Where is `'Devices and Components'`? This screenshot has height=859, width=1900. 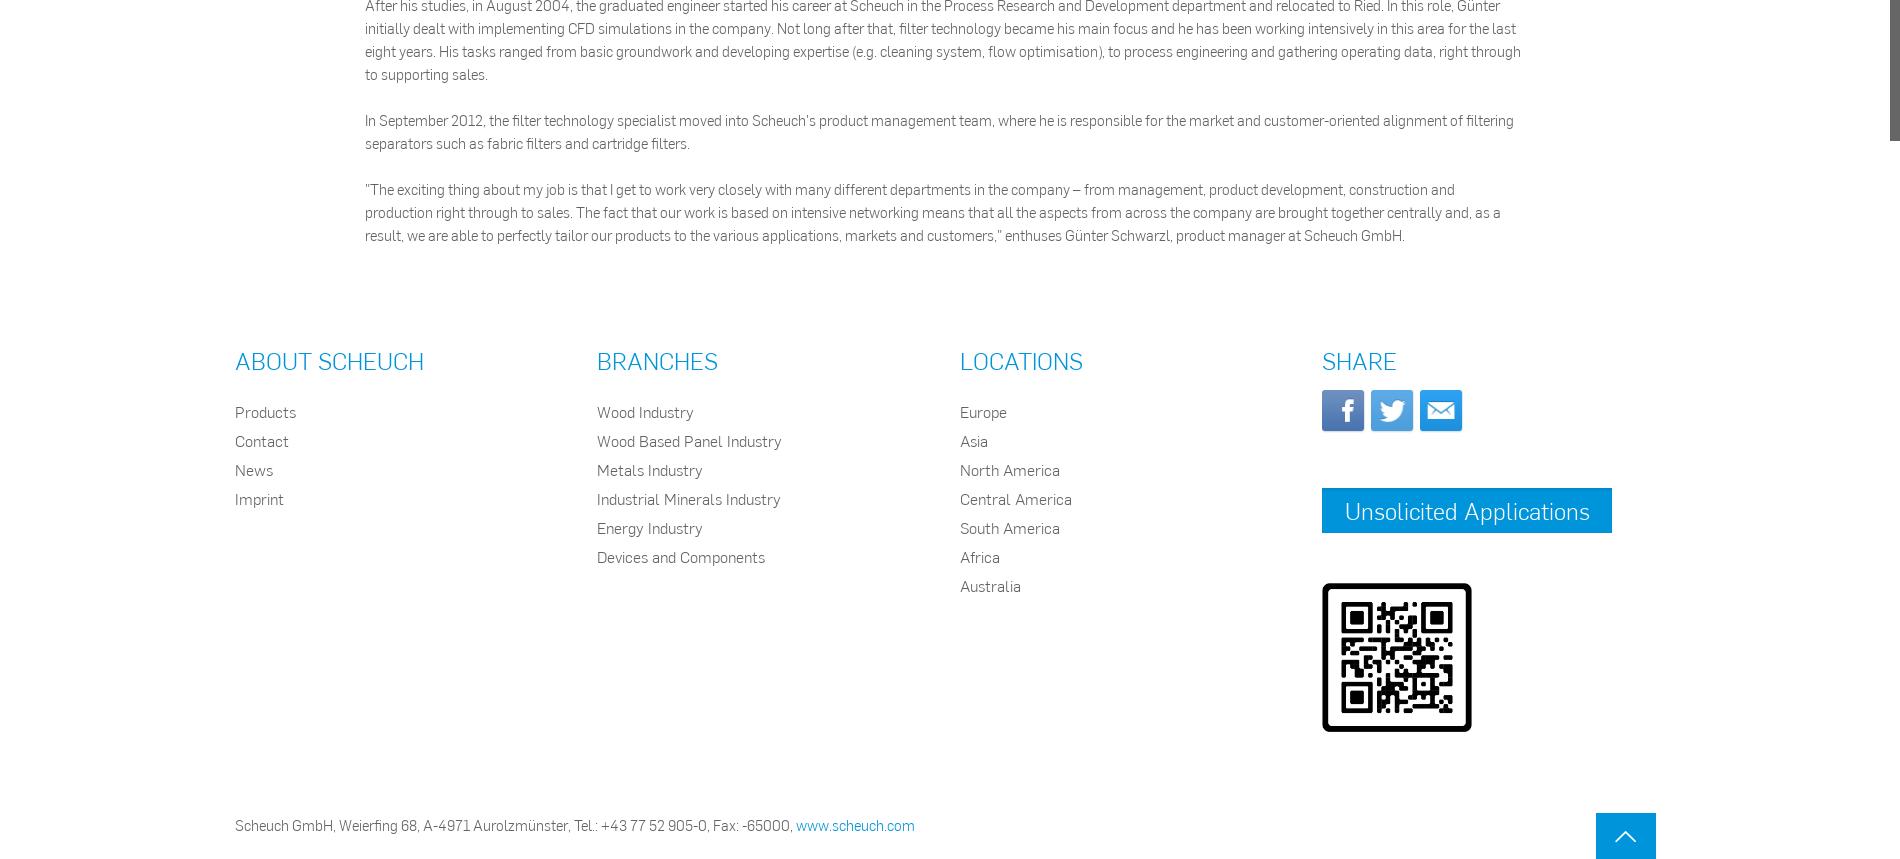 'Devices and Components' is located at coordinates (680, 555).